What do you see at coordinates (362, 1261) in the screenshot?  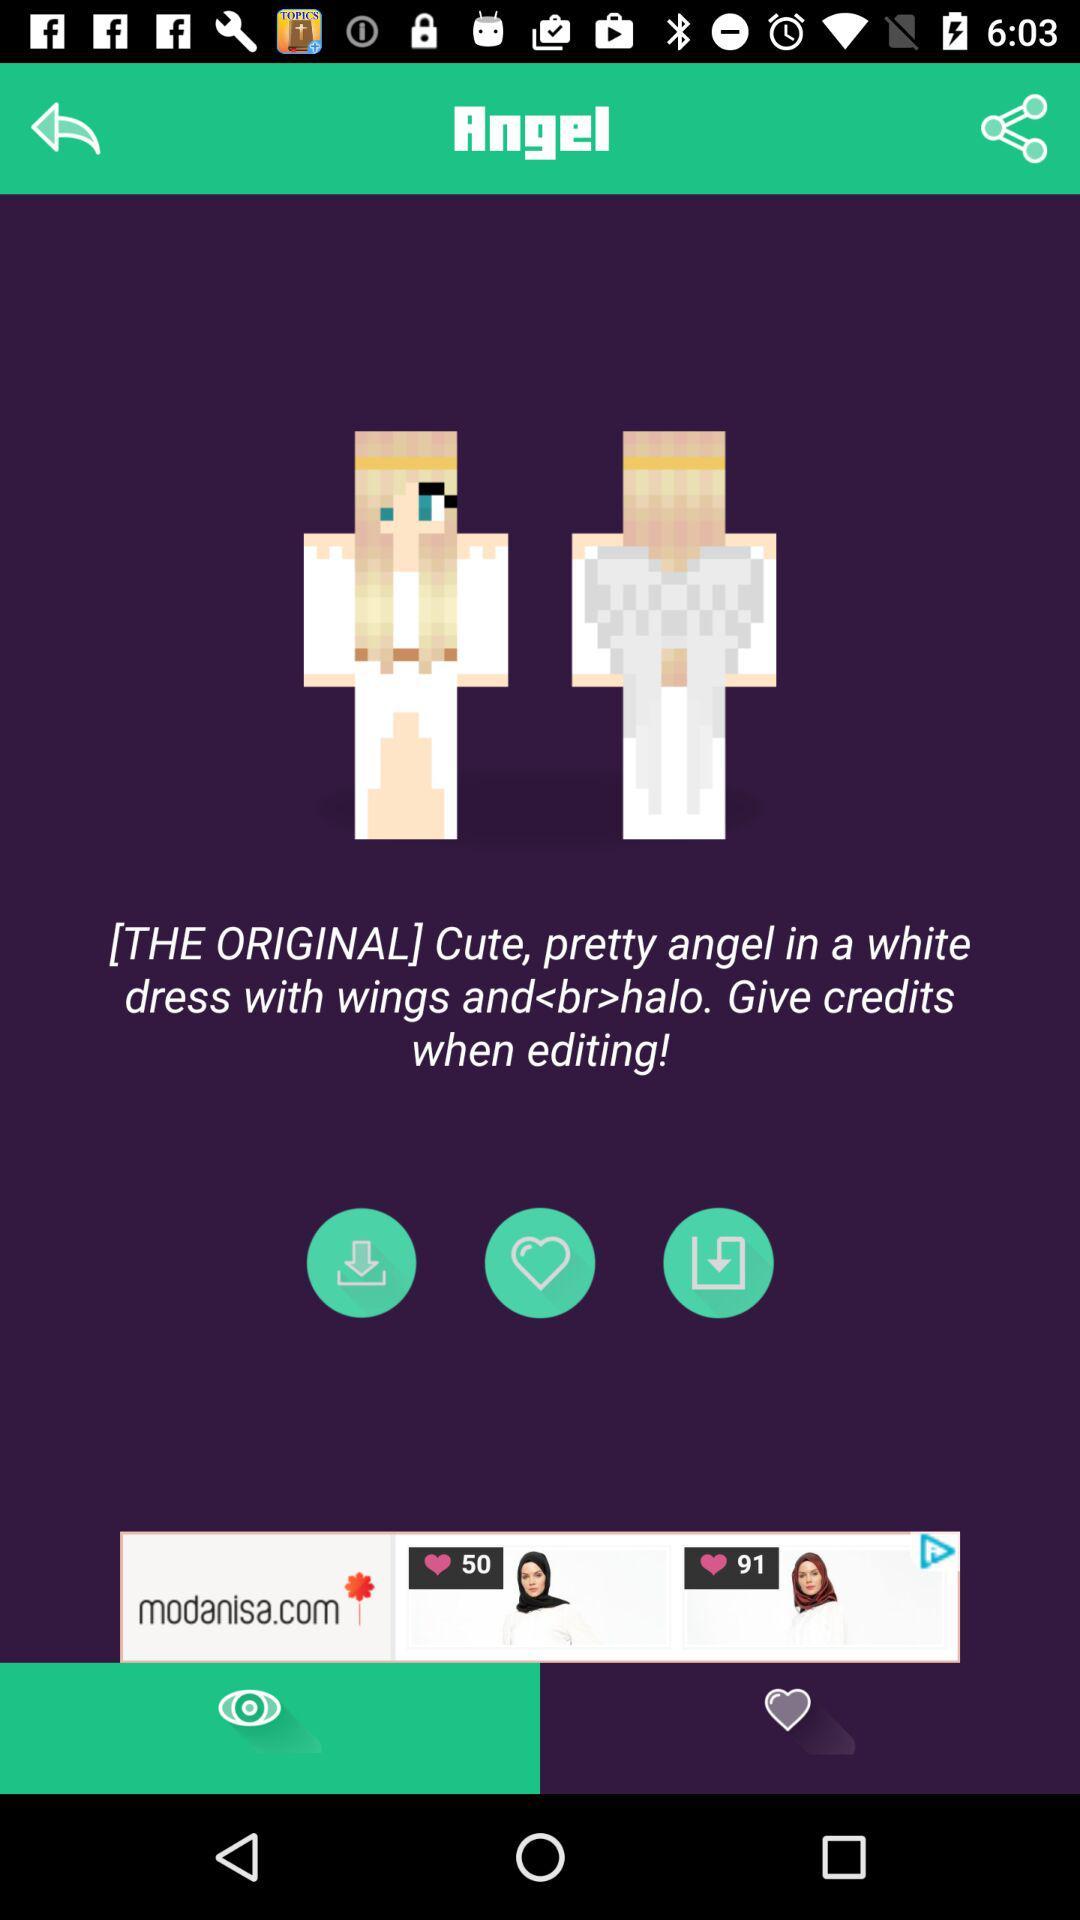 I see `the first icon in a row of three icons` at bounding box center [362, 1261].